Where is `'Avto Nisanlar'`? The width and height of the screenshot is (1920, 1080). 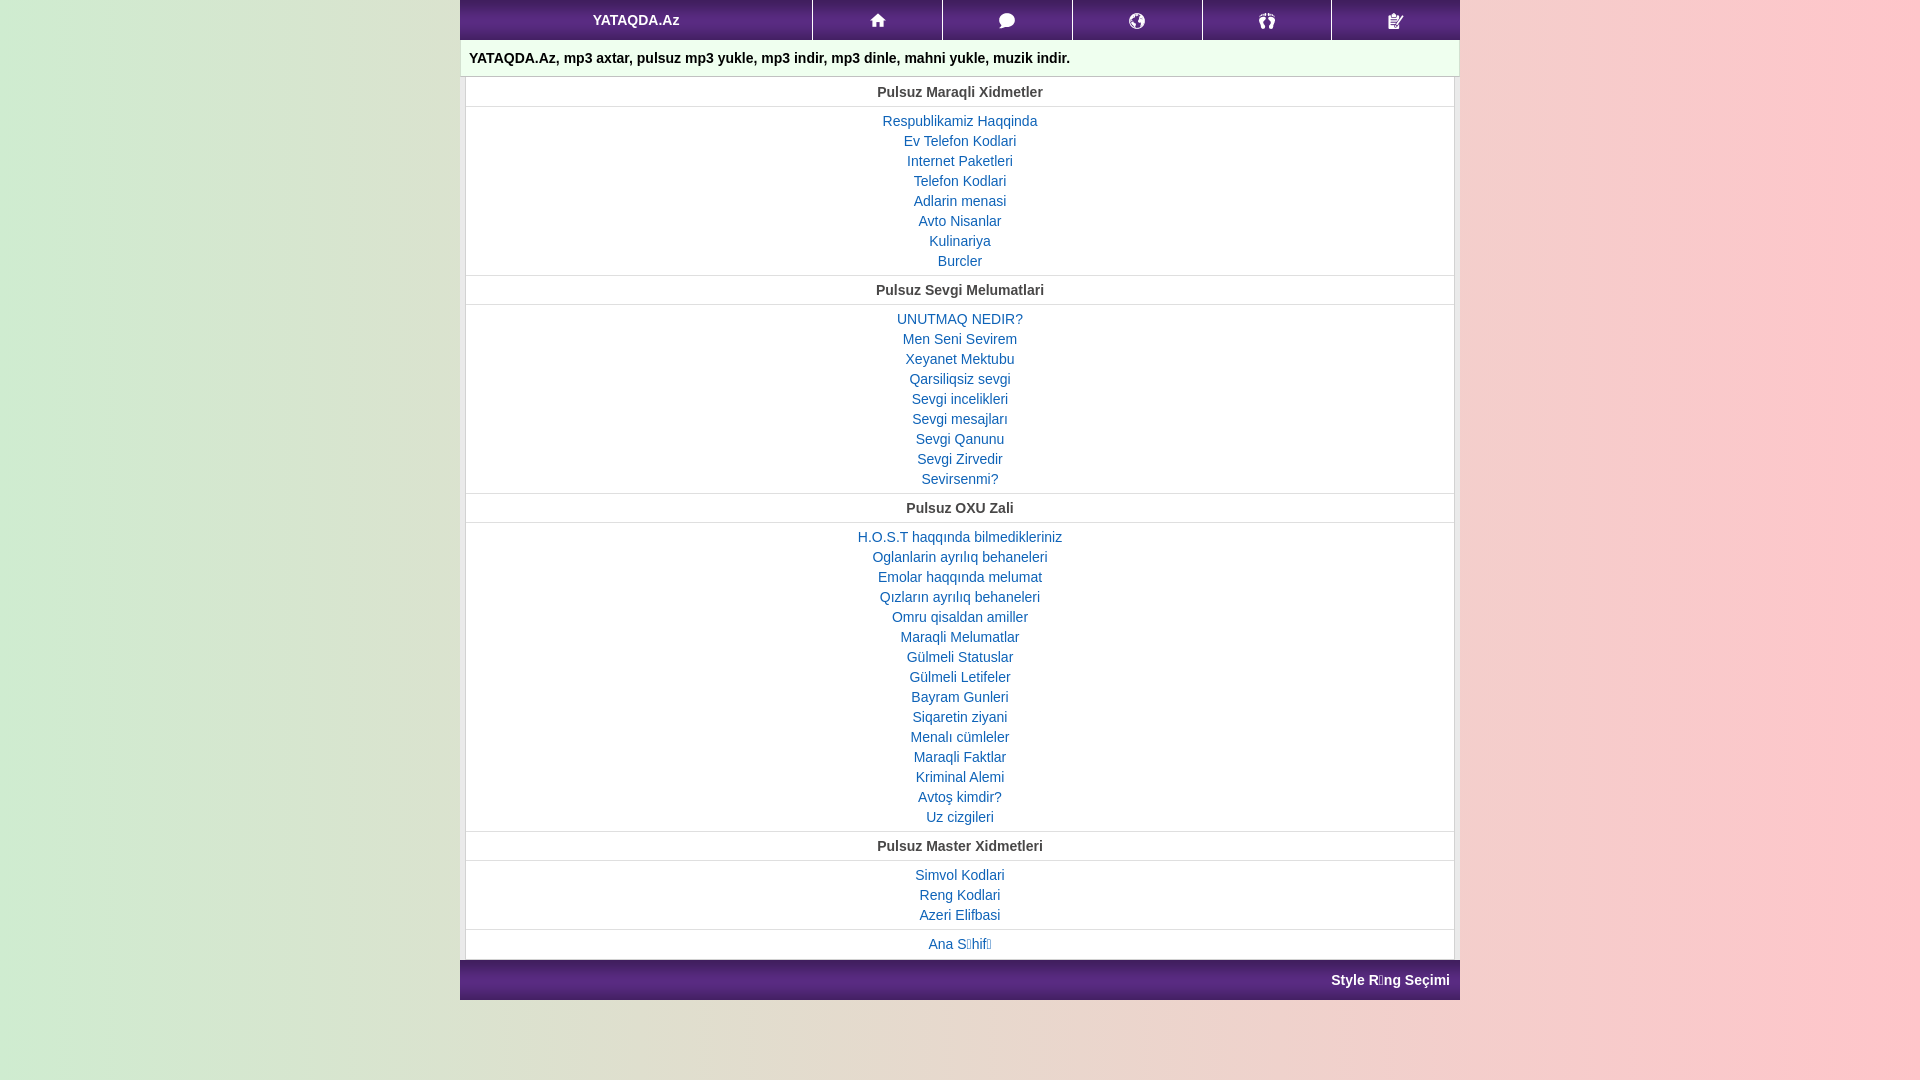 'Avto Nisanlar' is located at coordinates (958, 220).